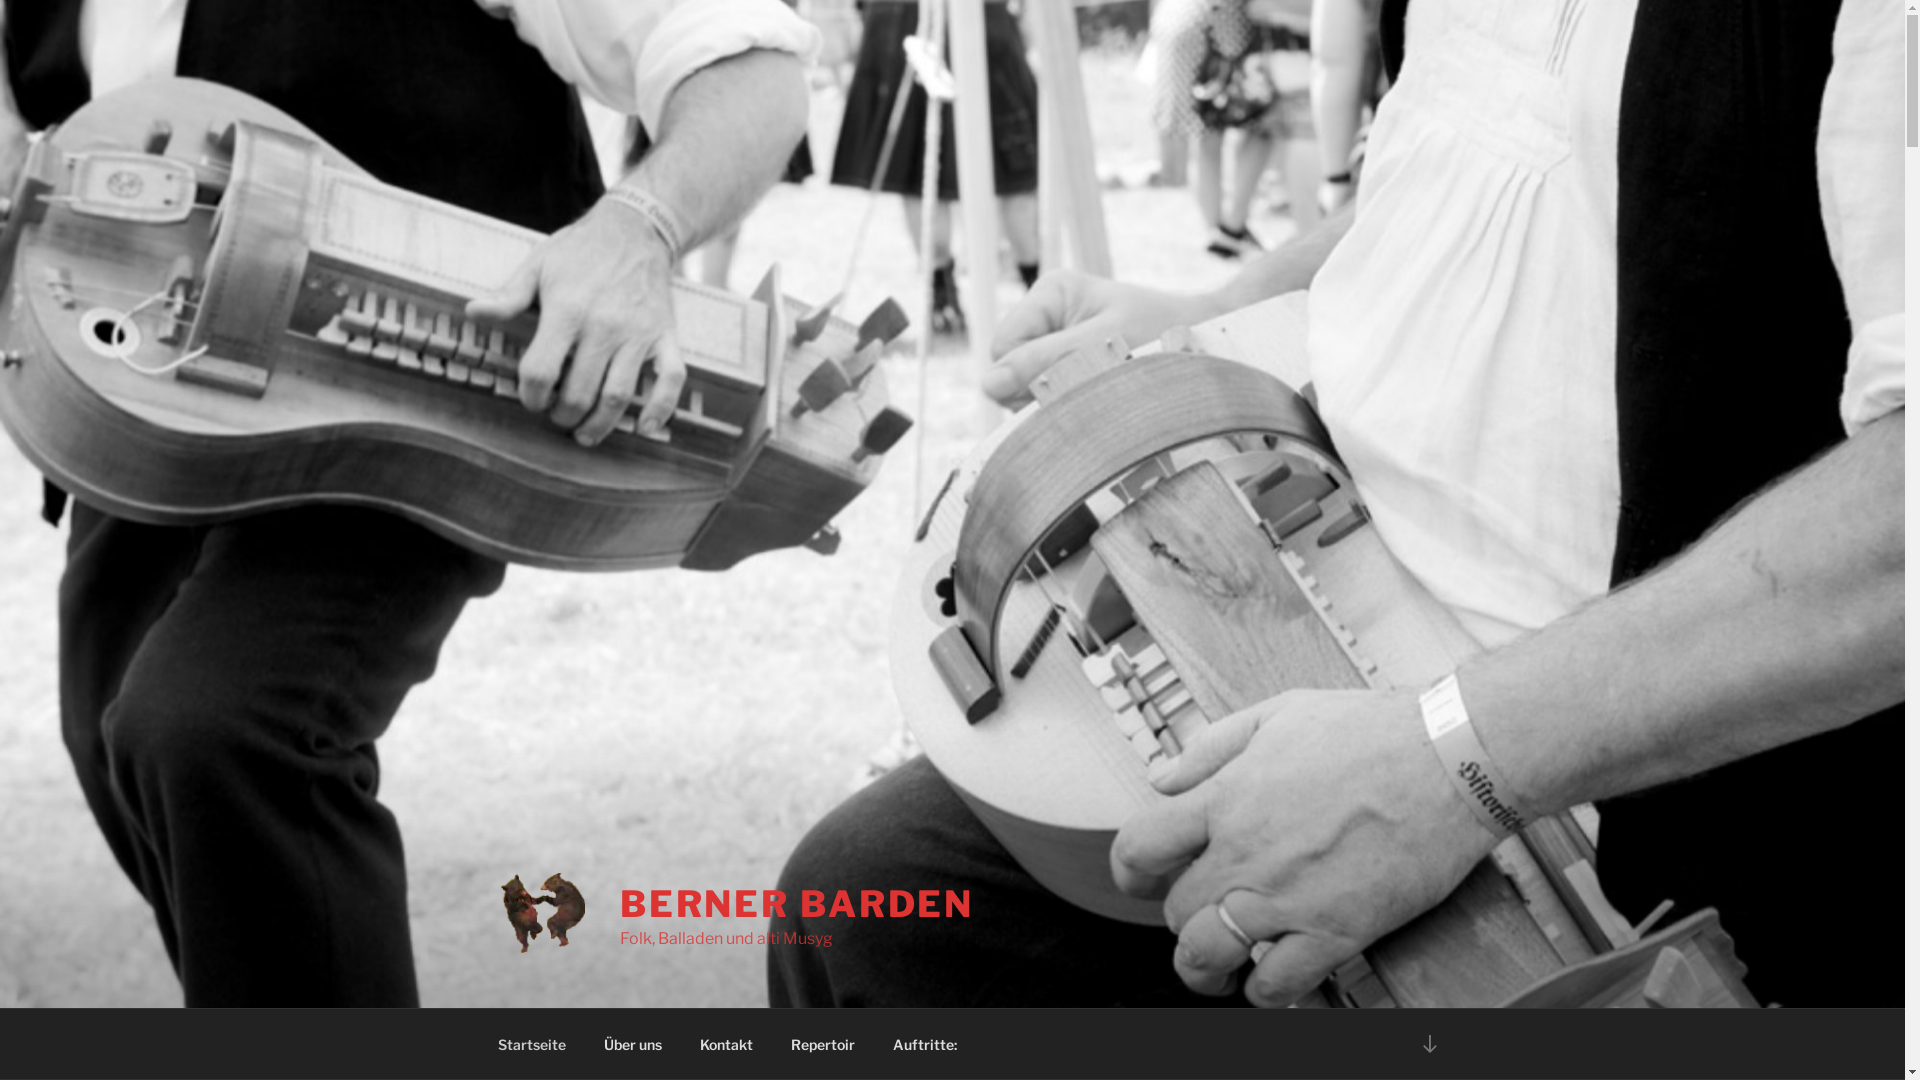 The image size is (1920, 1080). What do you see at coordinates (823, 1043) in the screenshot?
I see `'Repertoir'` at bounding box center [823, 1043].